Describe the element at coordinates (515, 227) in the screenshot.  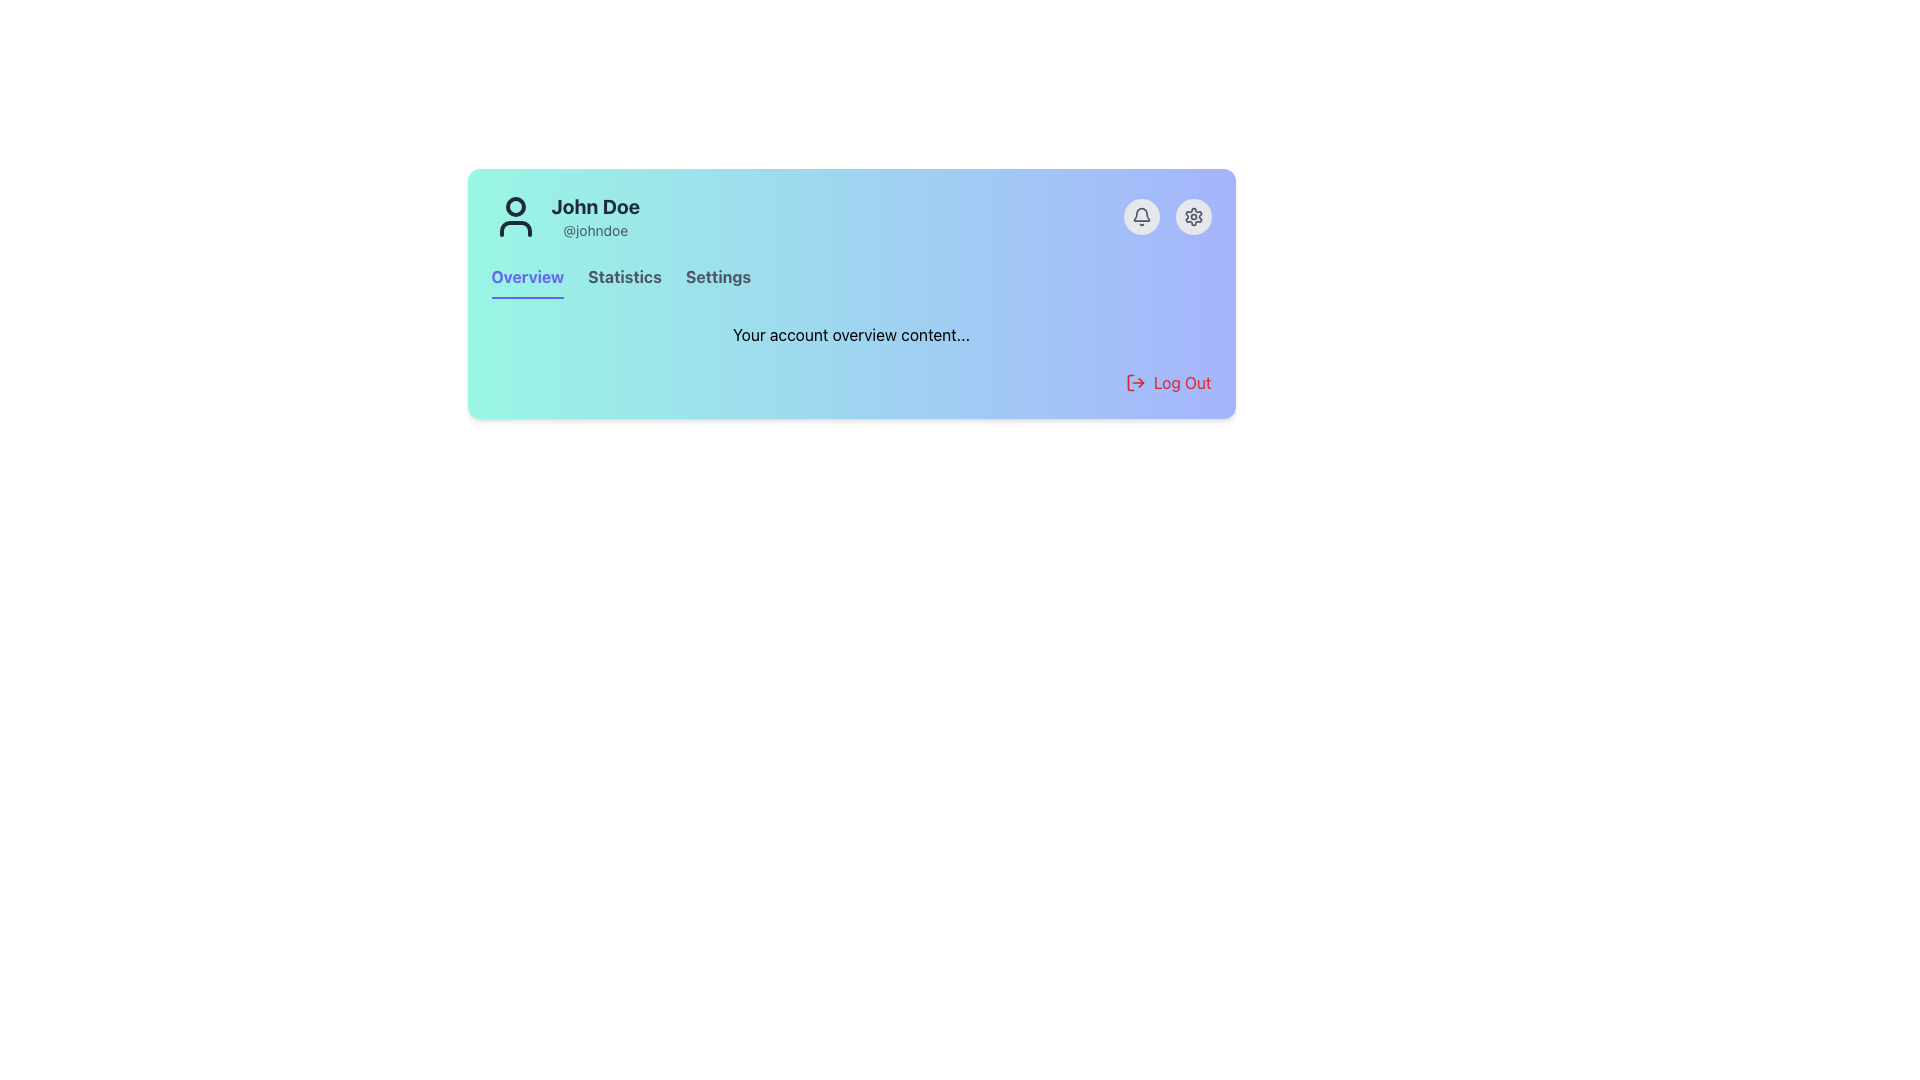
I see `lower part of the user icon, which is a rounded, arched shape in the SVG, positioned below the circular head of the icon` at that location.